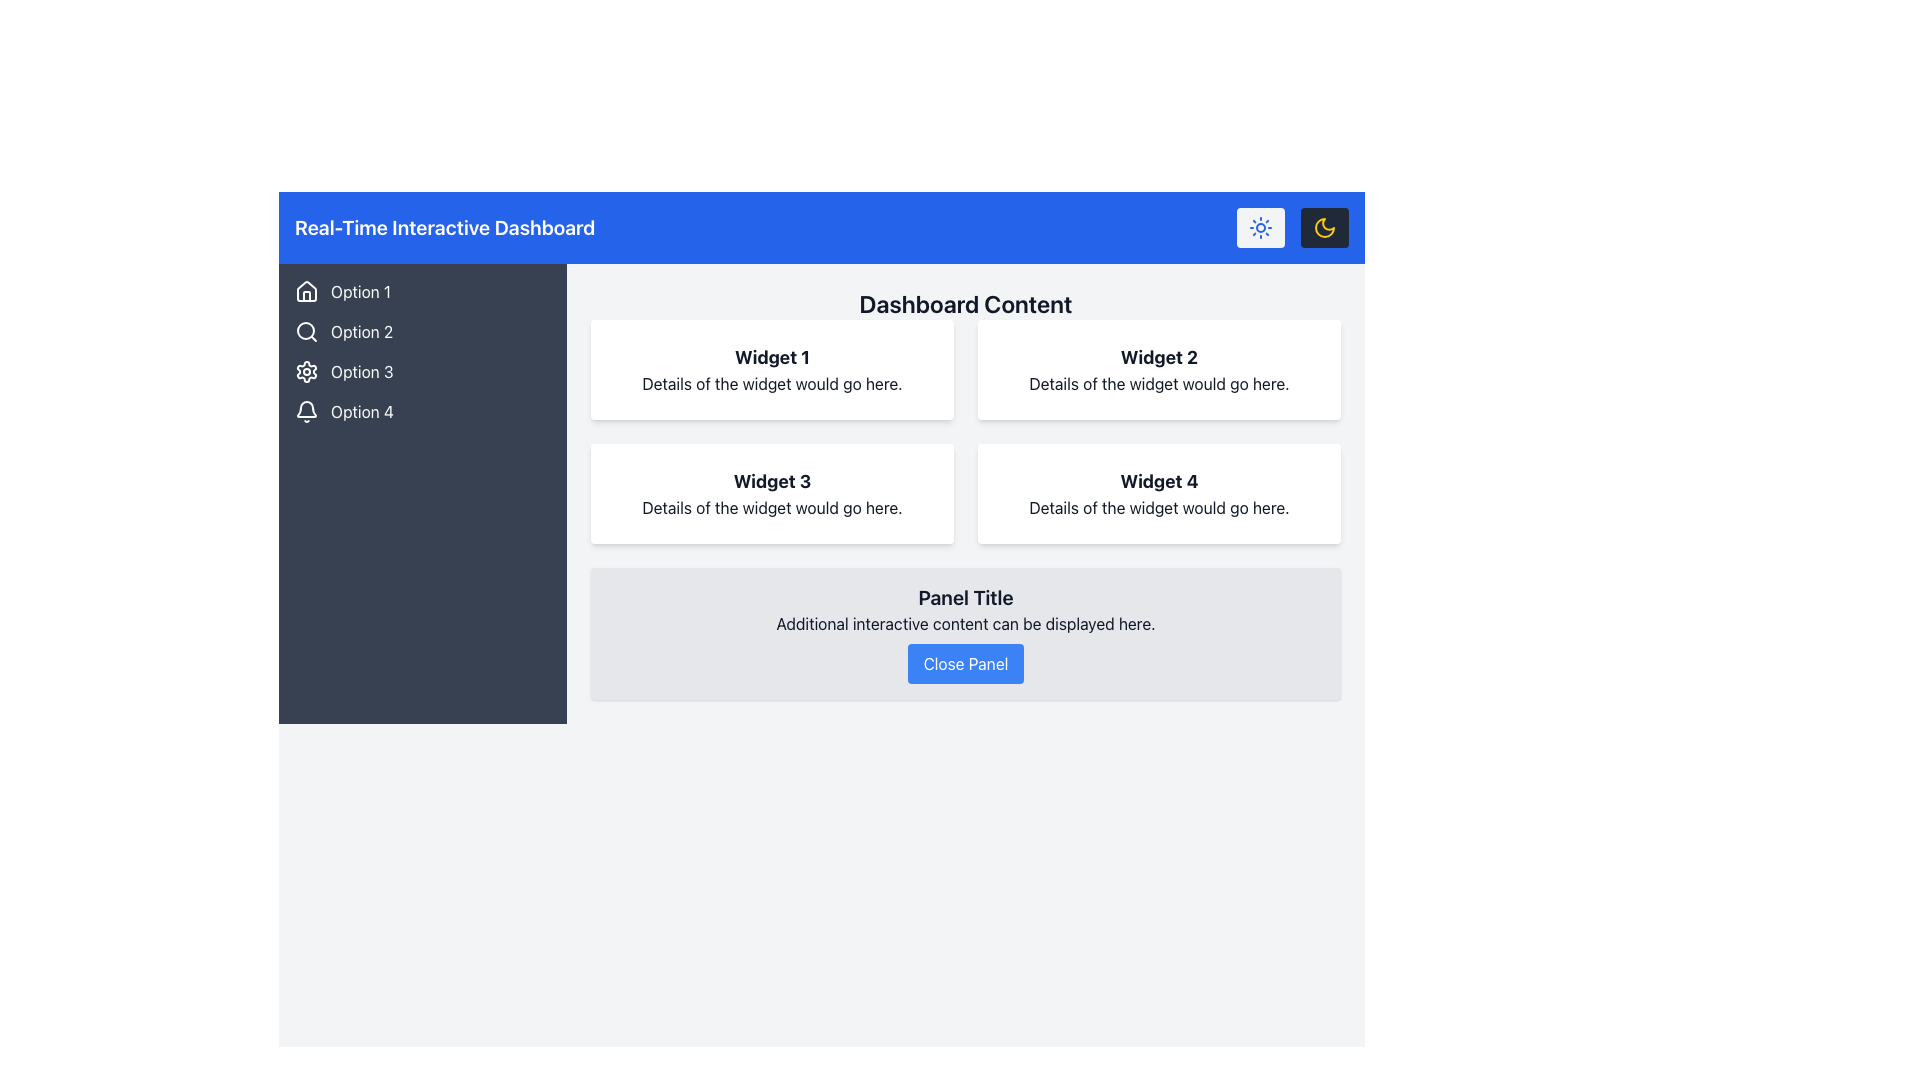  What do you see at coordinates (306, 371) in the screenshot?
I see `the settings icon located in the vertical navigation menu under 'Option 3'` at bounding box center [306, 371].